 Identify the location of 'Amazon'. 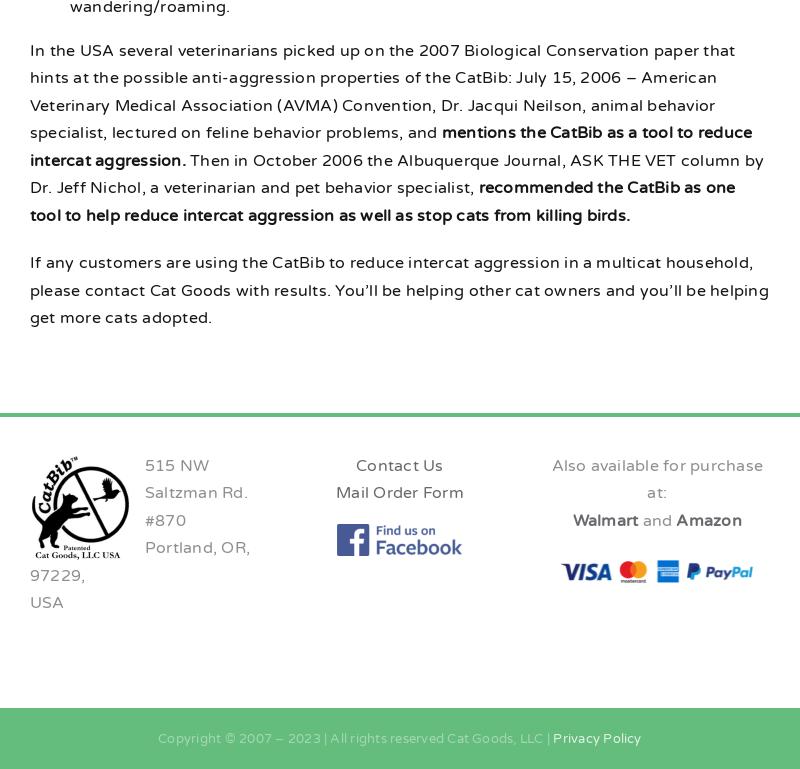
(707, 519).